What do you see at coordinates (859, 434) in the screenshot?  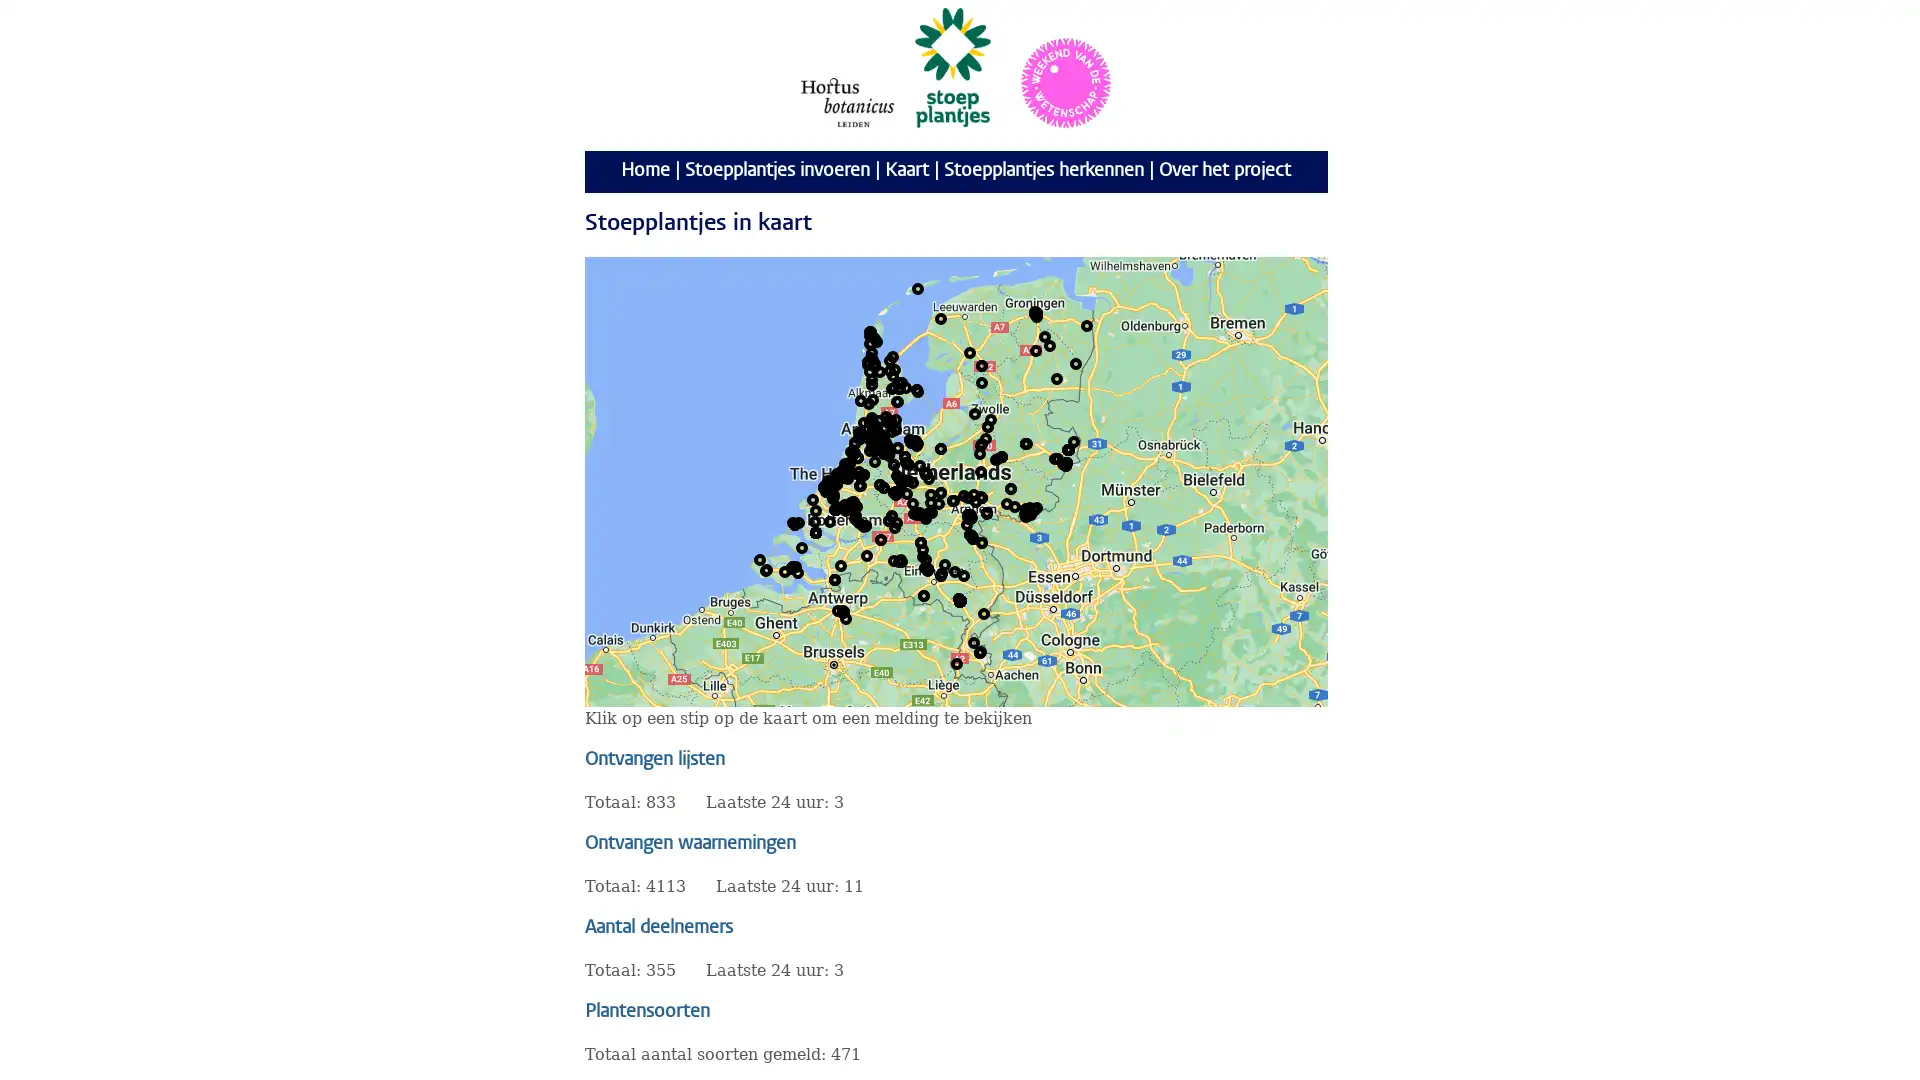 I see `Telling van Truus op 27 april 2022` at bounding box center [859, 434].